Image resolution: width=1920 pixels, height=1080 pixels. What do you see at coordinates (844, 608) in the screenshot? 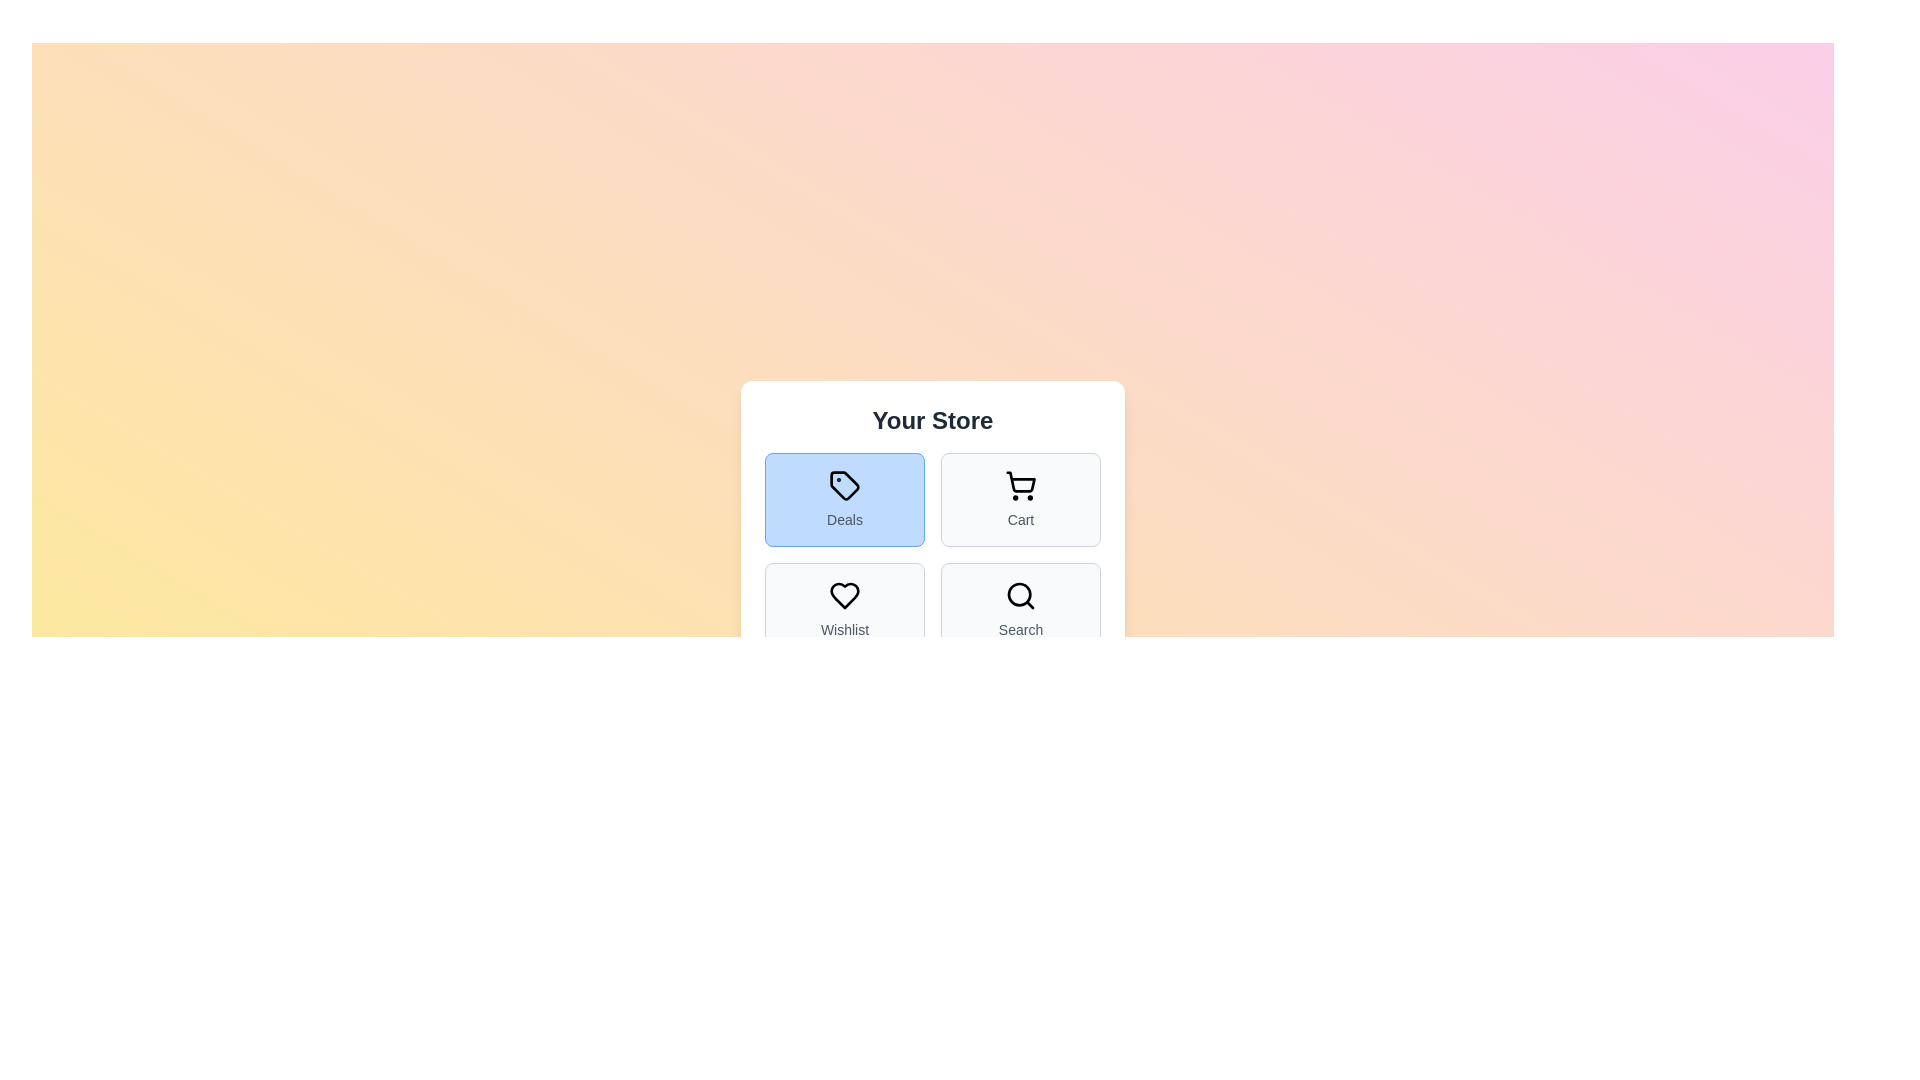
I see `the Wishlist tab button to observe its hover effect` at bounding box center [844, 608].